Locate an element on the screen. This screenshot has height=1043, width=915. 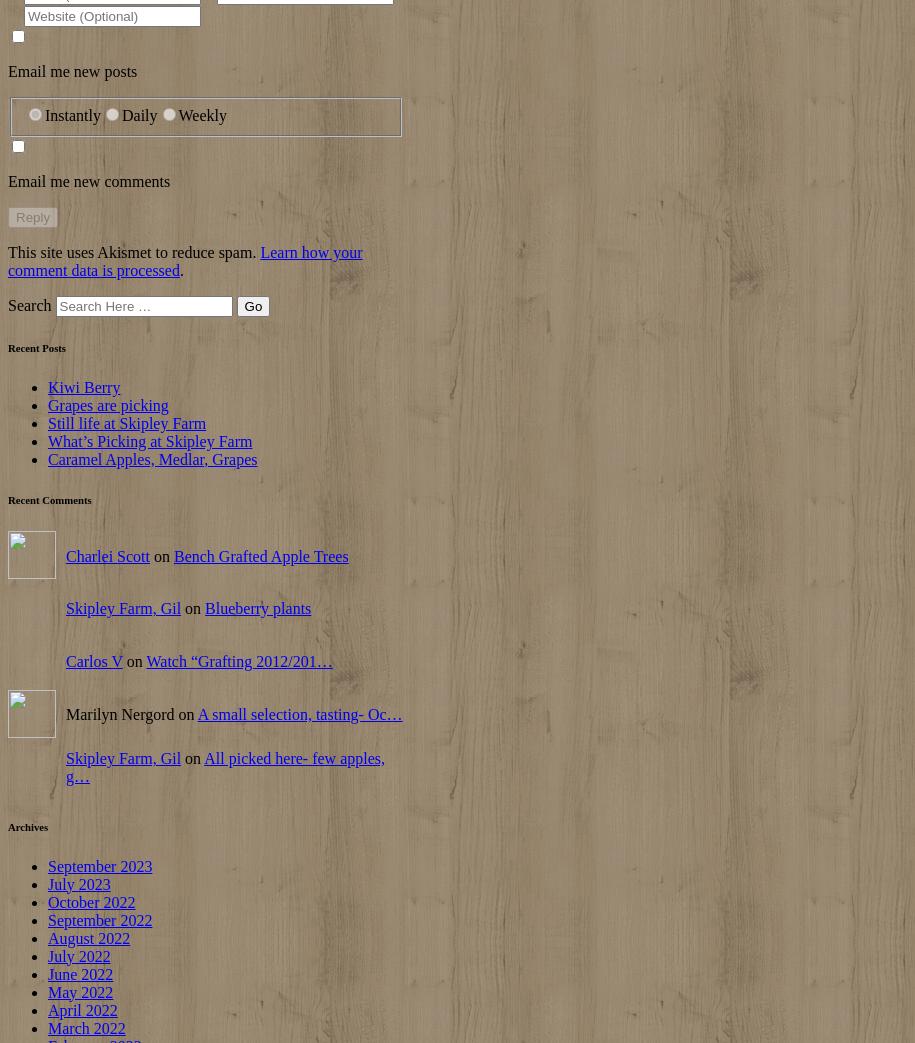
'Email me new comments' is located at coordinates (88, 179).